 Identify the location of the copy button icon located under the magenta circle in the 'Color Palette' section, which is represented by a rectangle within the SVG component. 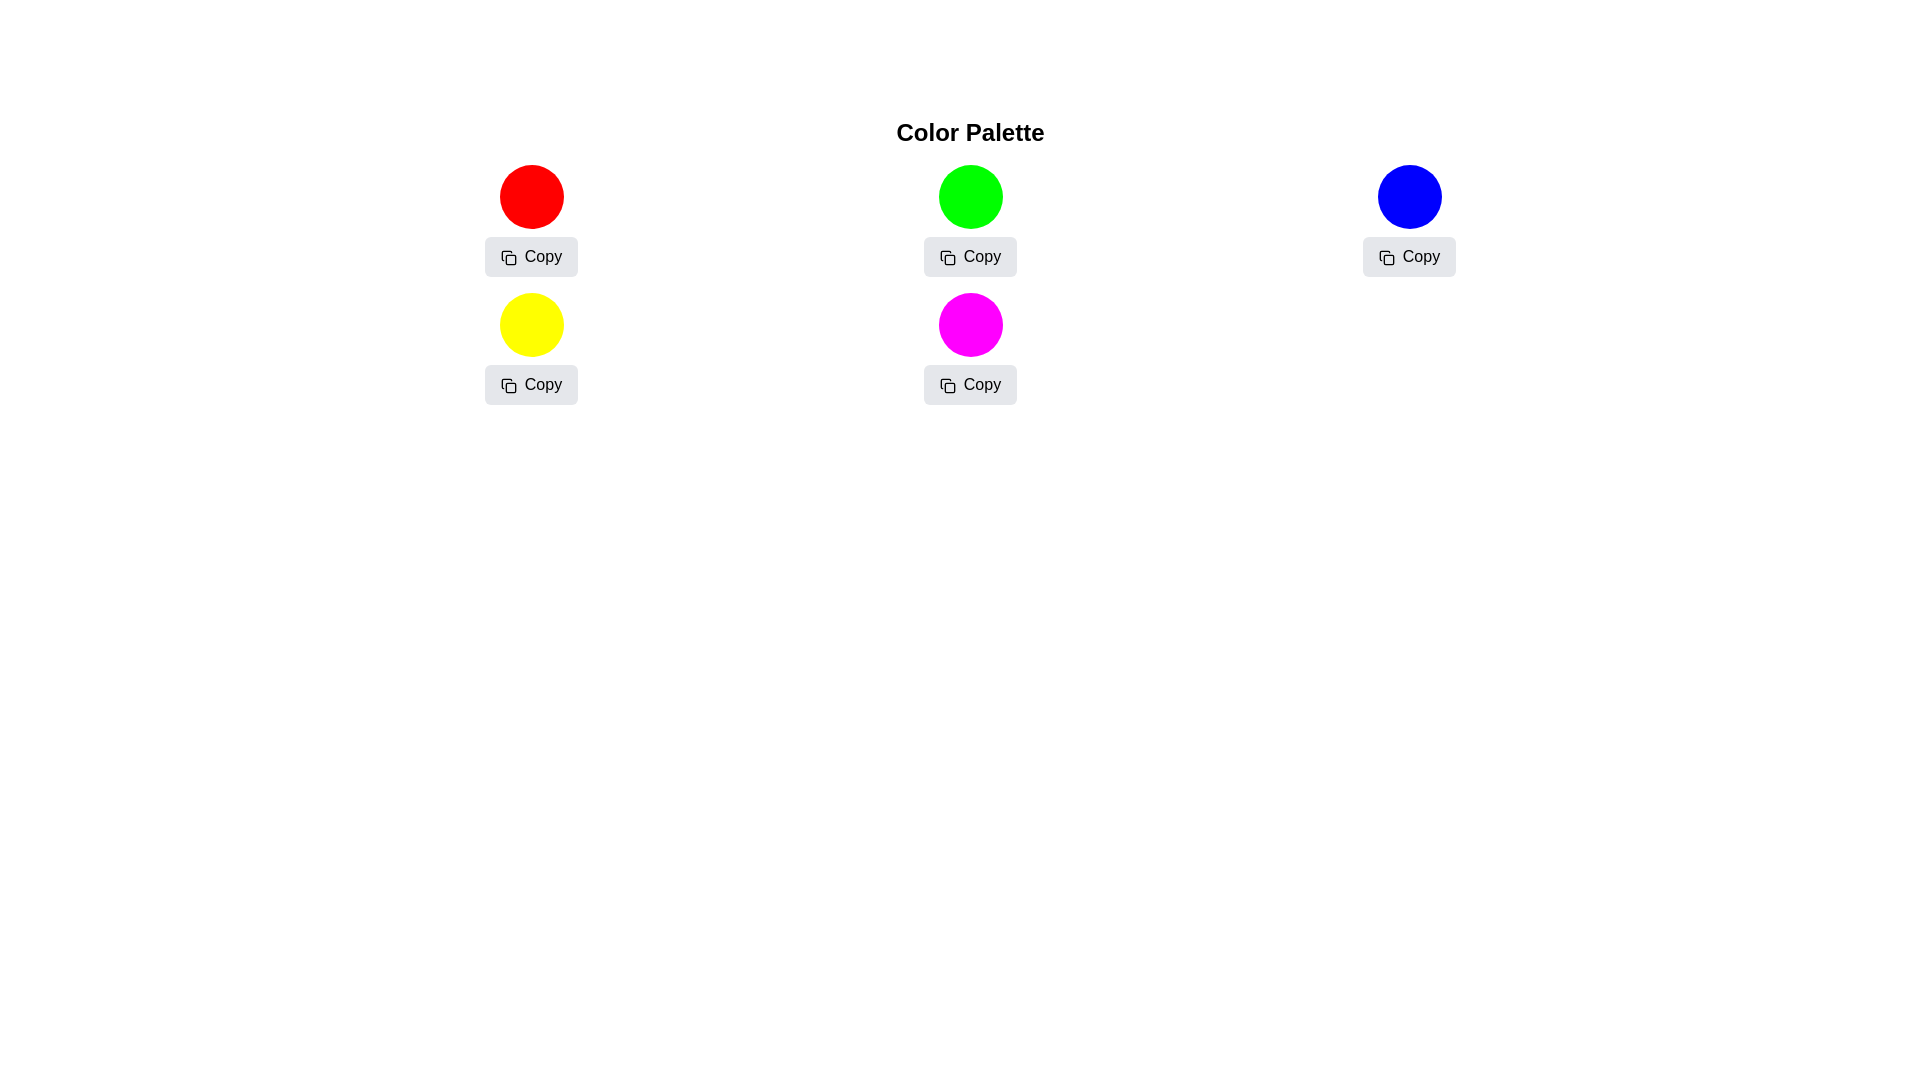
(948, 387).